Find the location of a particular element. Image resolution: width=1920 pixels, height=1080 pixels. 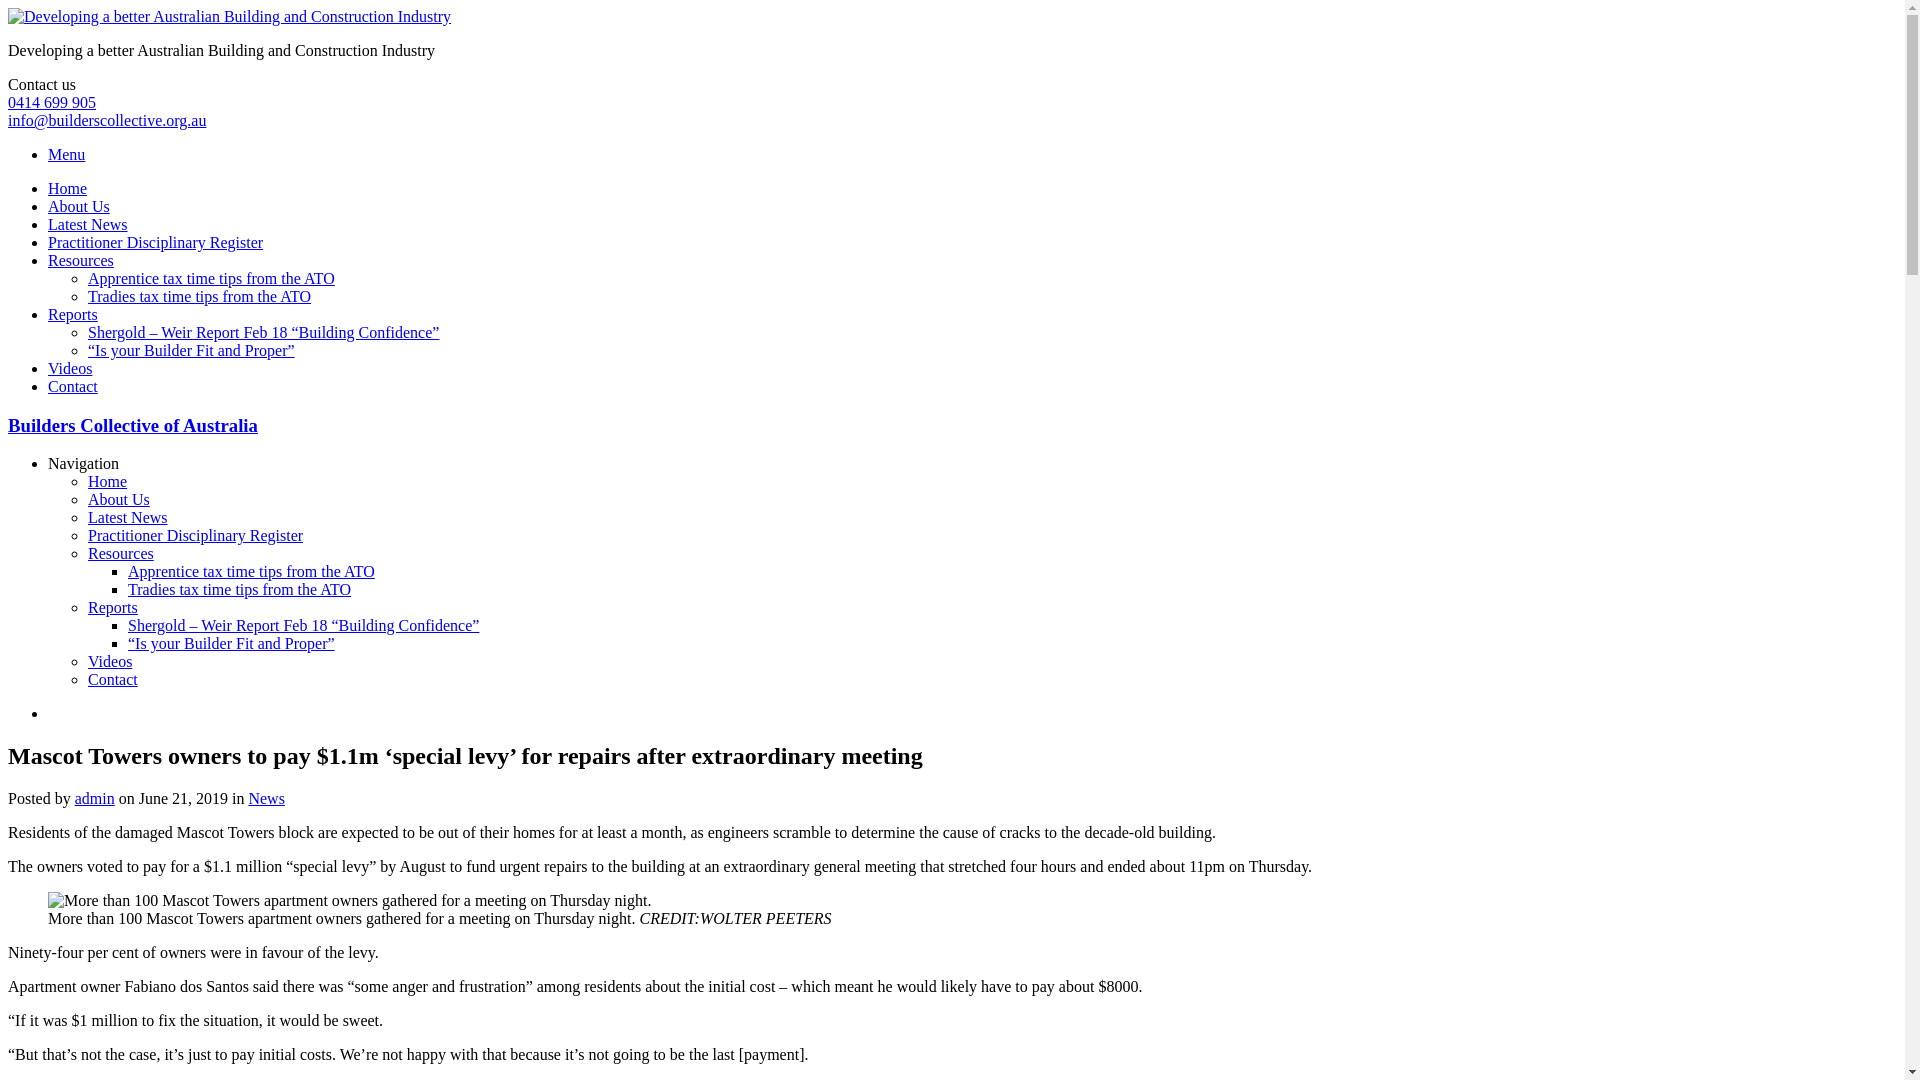

'Apprentice tax time tips from the ATO' is located at coordinates (211, 278).